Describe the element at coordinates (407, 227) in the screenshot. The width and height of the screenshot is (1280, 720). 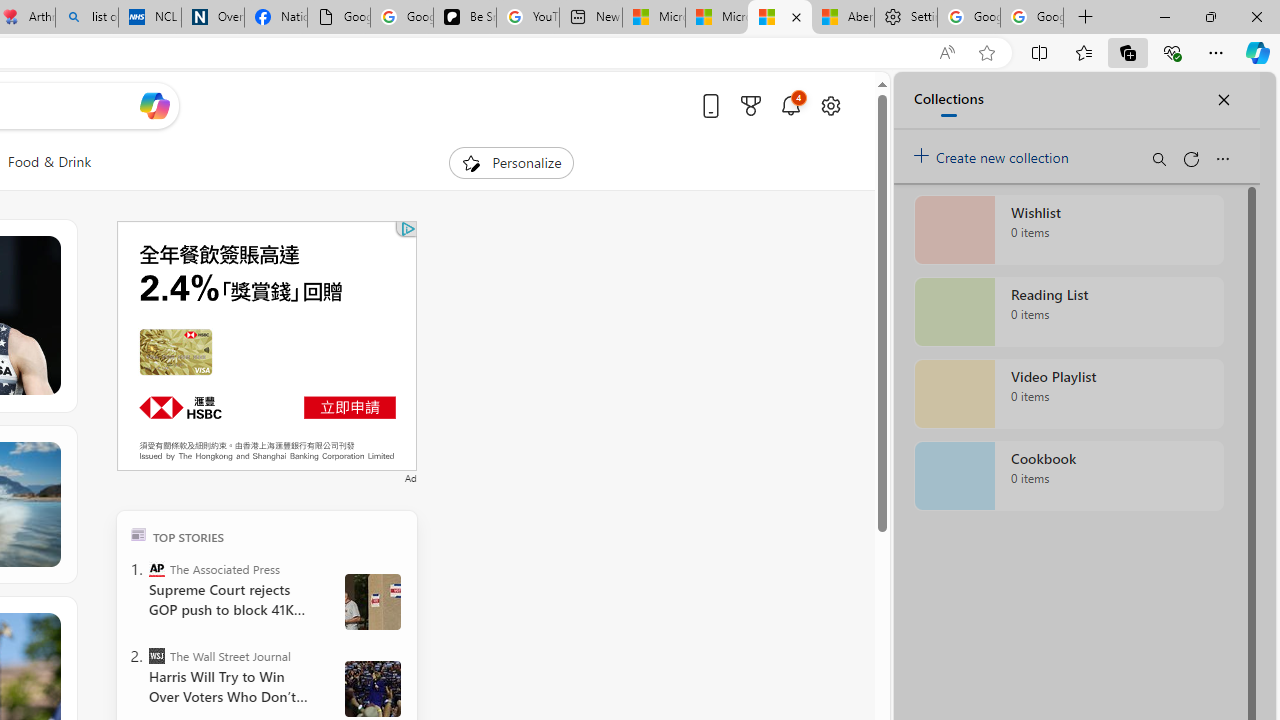
I see `'Class: qc-adchoices-icon'` at that location.